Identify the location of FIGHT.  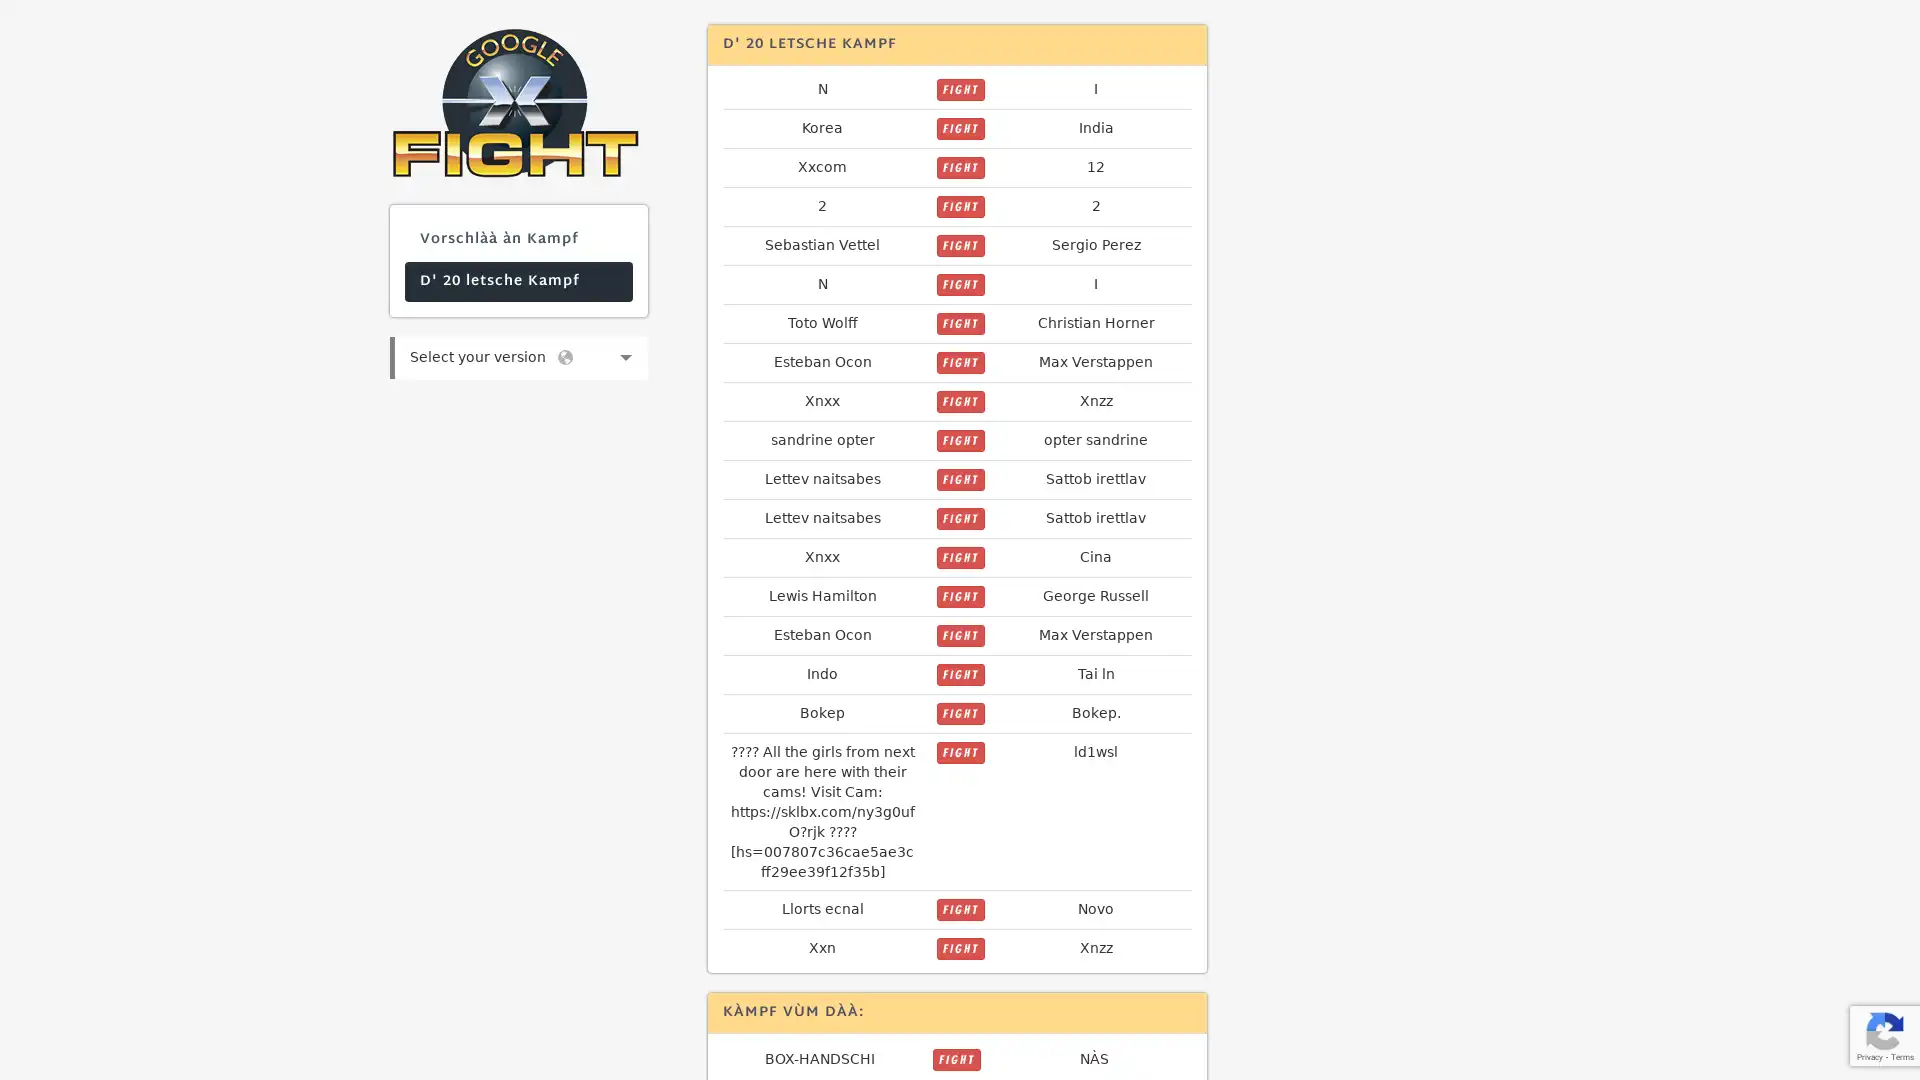
(960, 910).